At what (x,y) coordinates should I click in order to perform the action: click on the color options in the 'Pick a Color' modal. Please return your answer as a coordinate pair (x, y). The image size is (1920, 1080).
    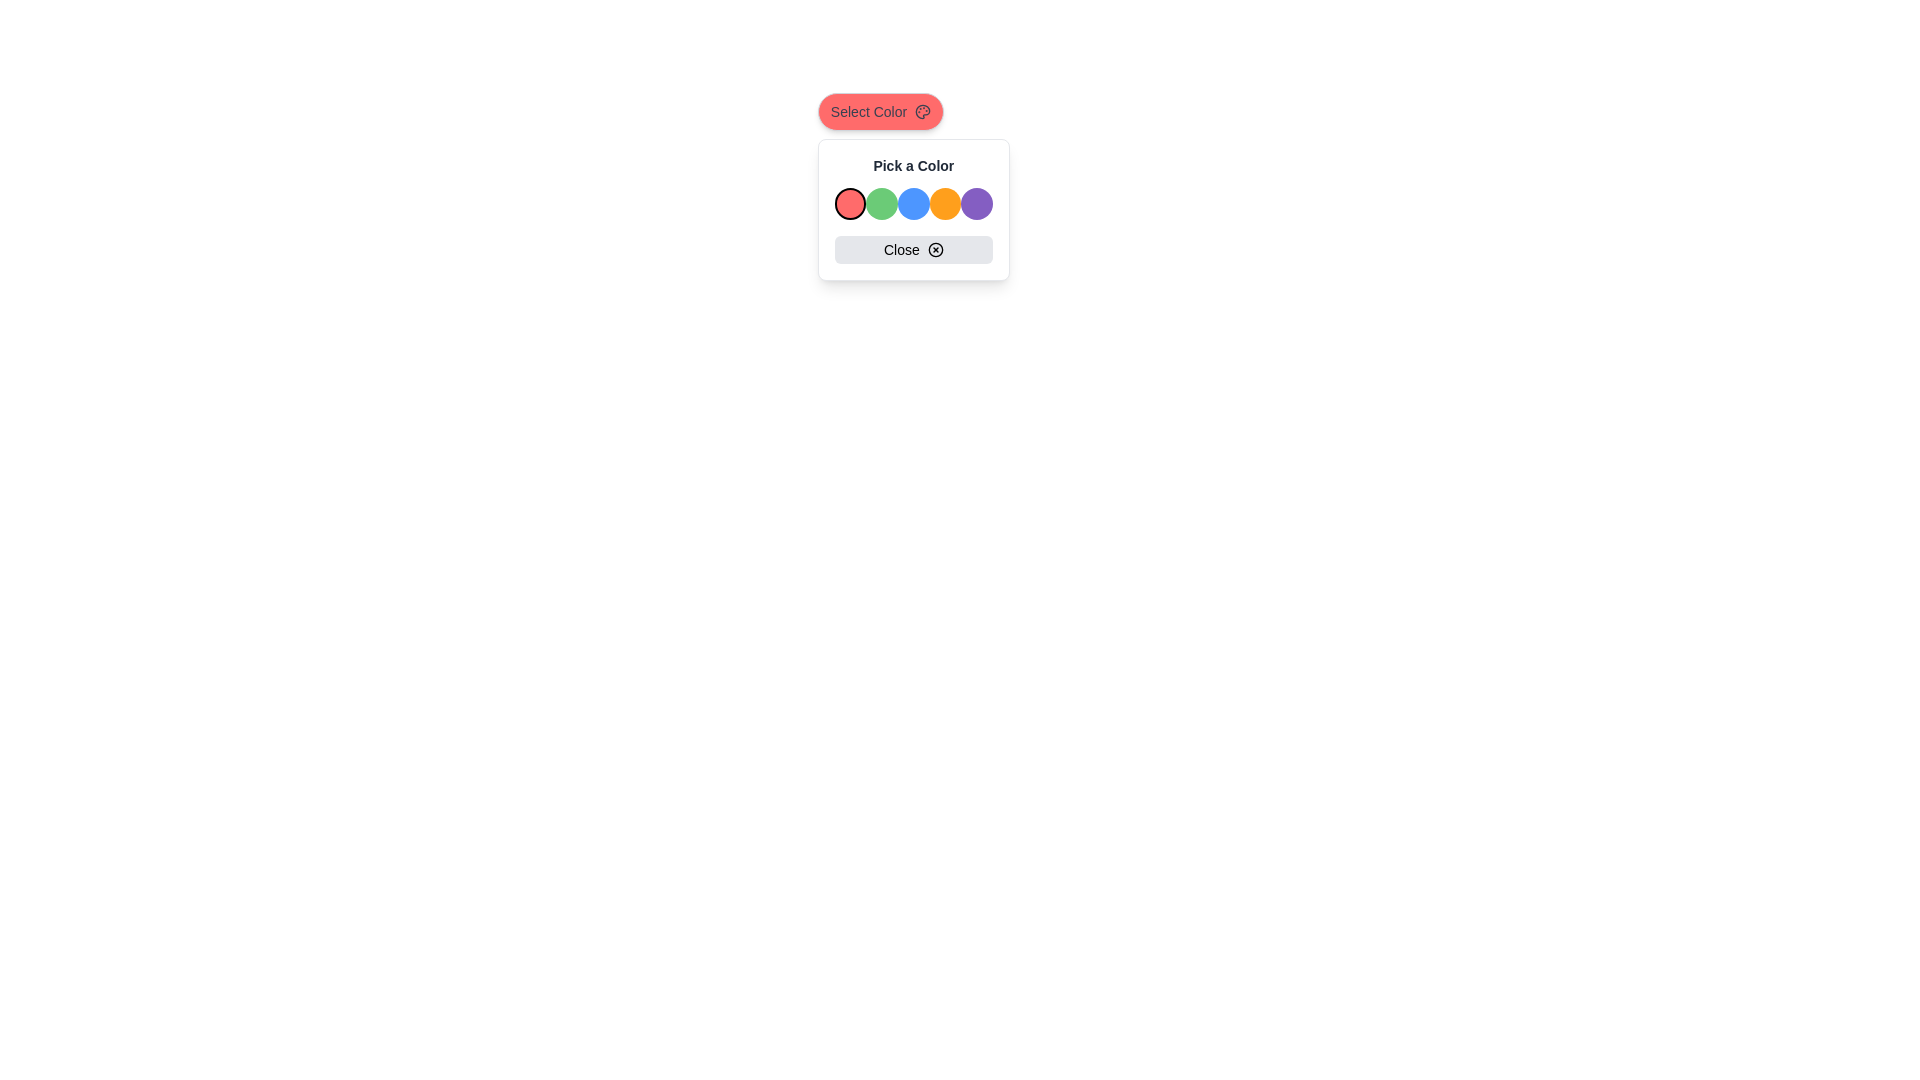
    Looking at the image, I should click on (912, 209).